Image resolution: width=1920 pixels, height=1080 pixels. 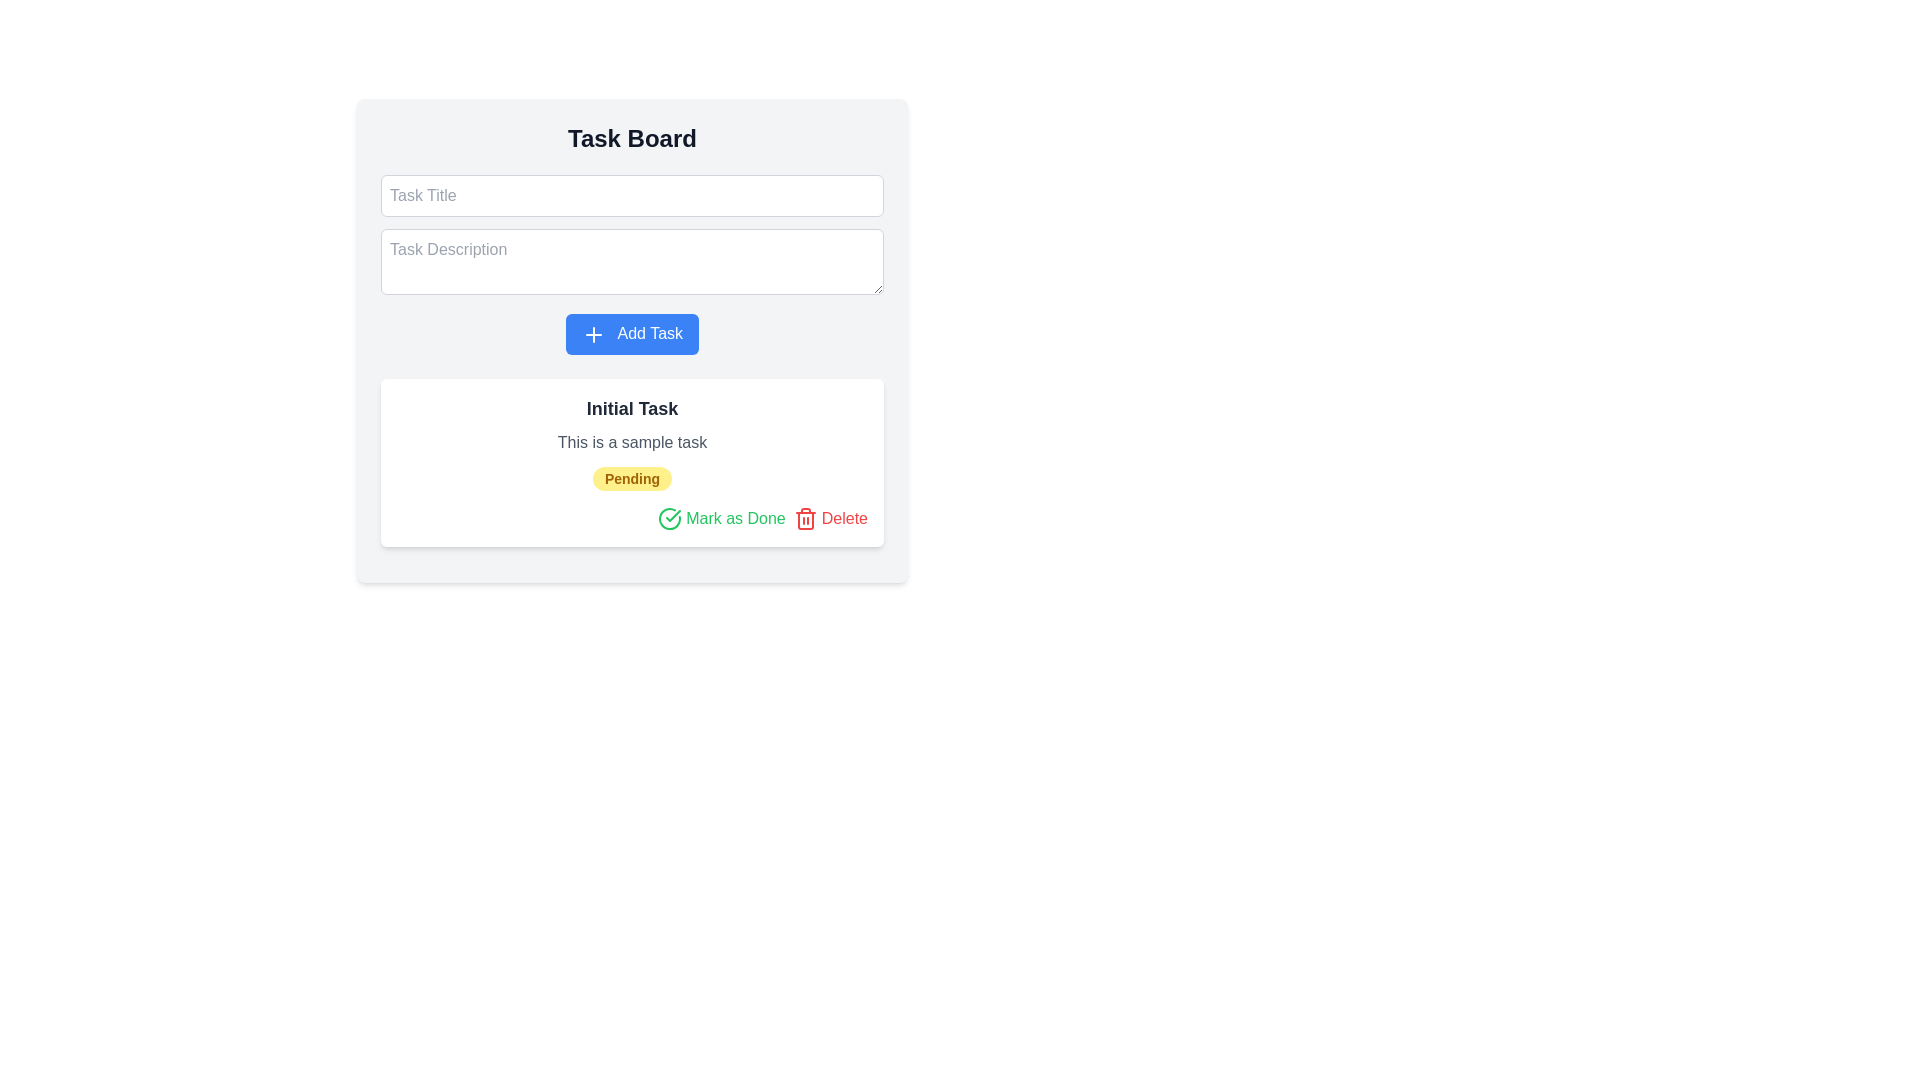 What do you see at coordinates (830, 517) in the screenshot?
I see `the 'Delete' button, which is styled with red text and a trash bin icon, located to the far right in the row of interactive controls for the task beneath the 'Pending' status badge` at bounding box center [830, 517].